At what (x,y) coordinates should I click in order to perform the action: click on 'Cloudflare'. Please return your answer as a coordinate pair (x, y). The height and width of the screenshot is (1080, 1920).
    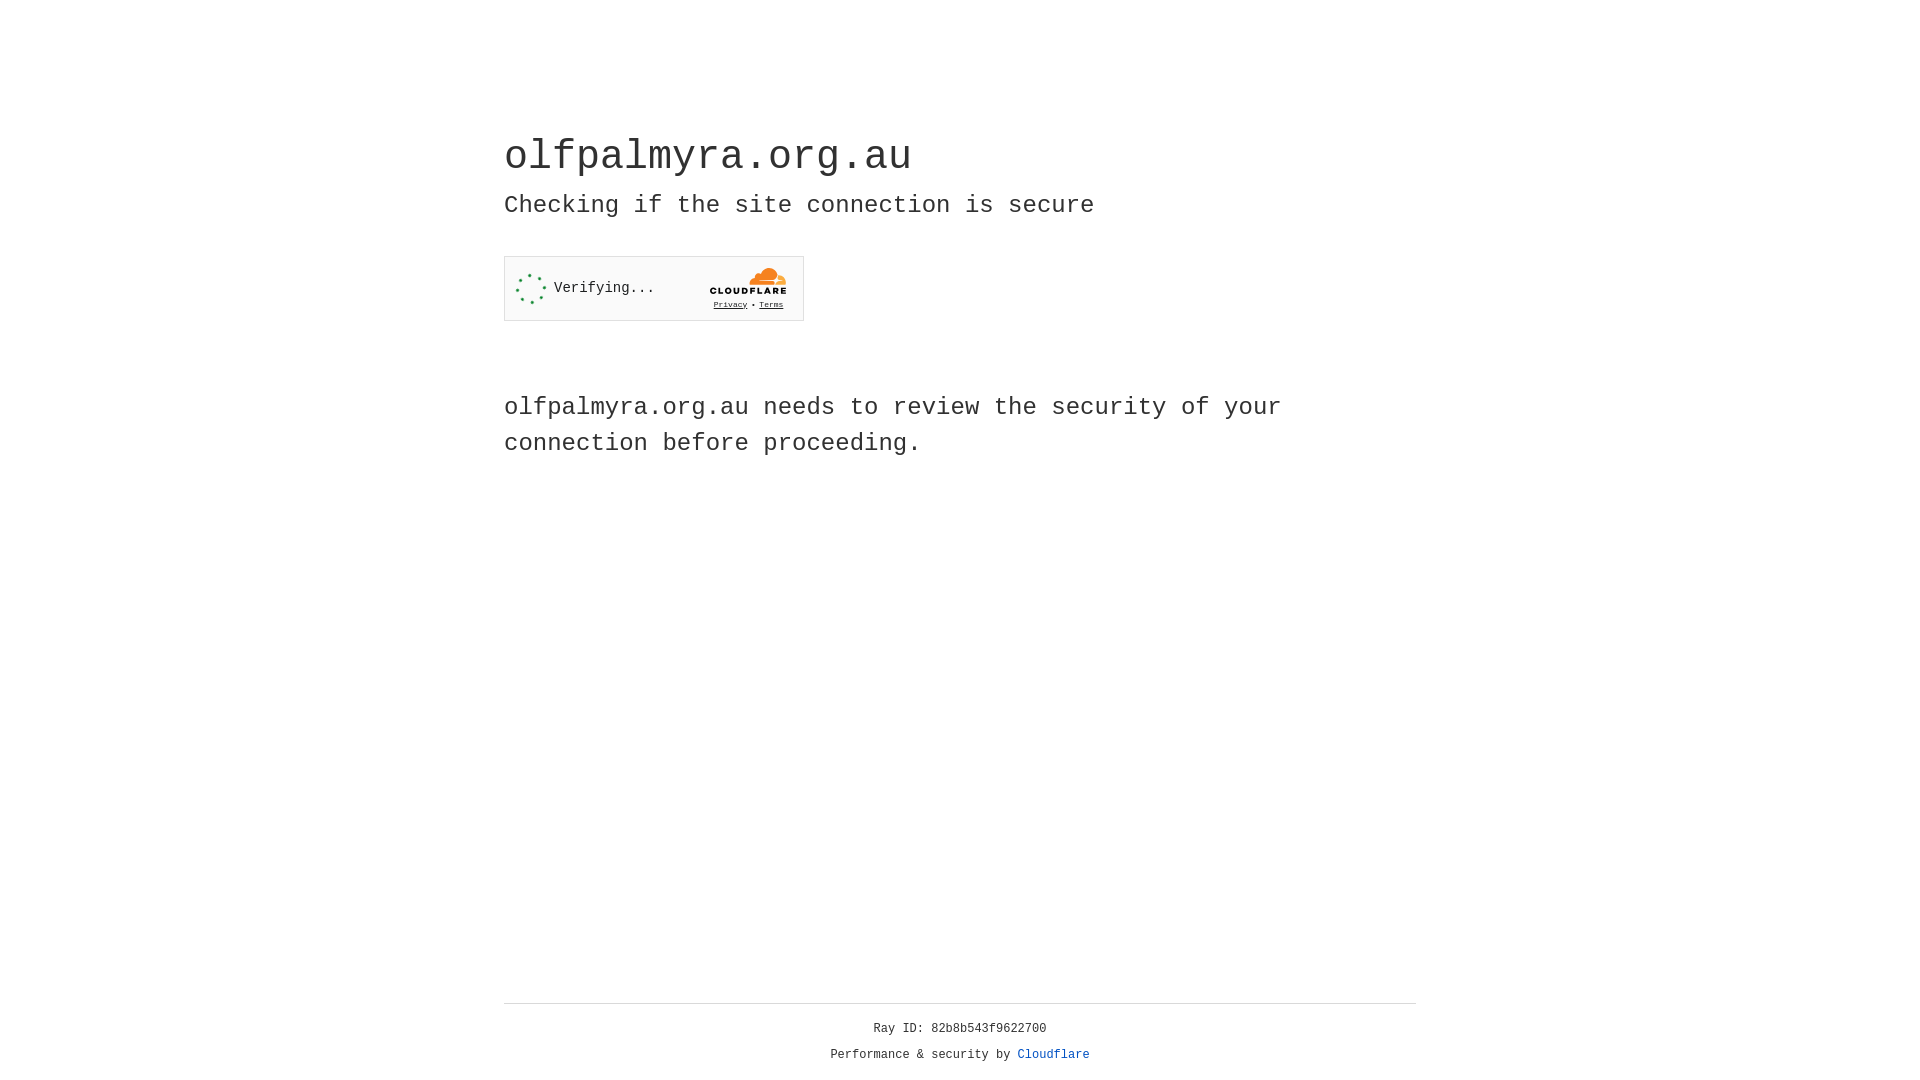
    Looking at the image, I should click on (1017, 1054).